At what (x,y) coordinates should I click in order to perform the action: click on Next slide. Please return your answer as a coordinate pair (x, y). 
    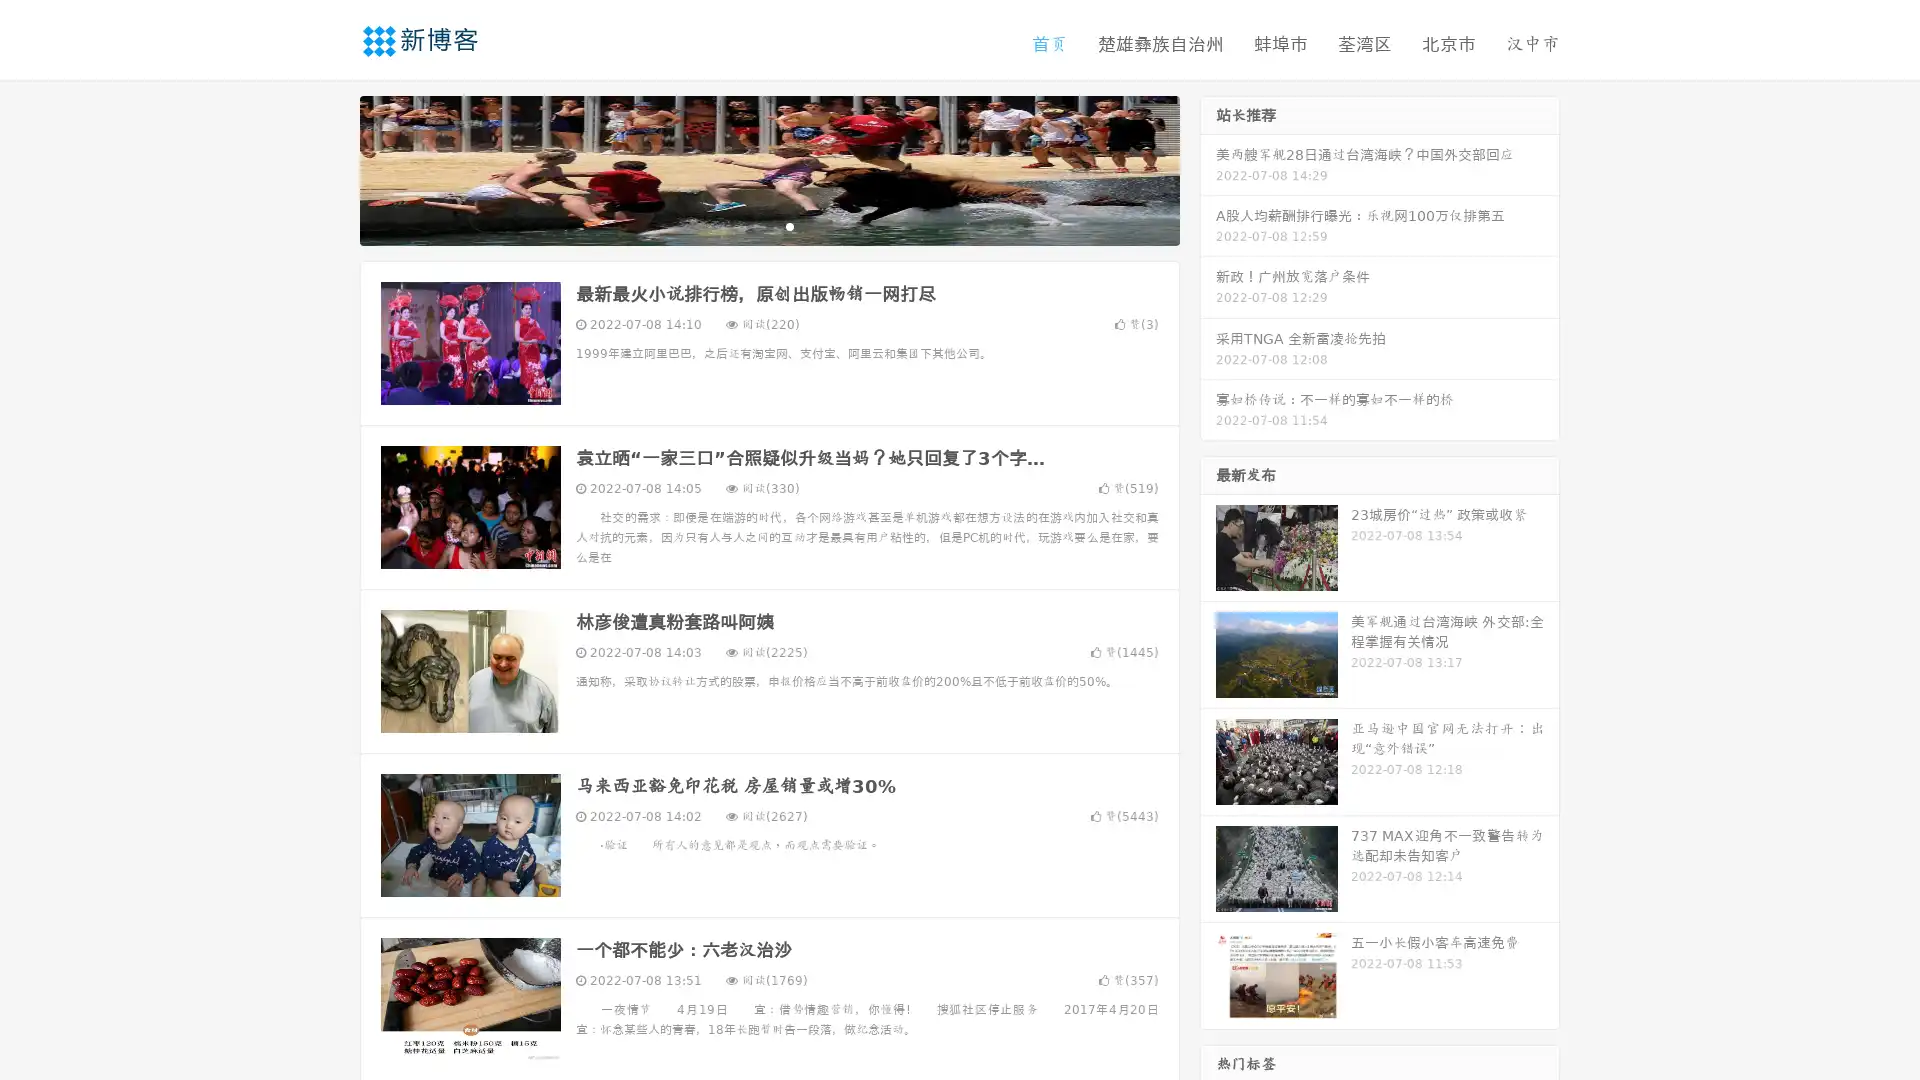
    Looking at the image, I should click on (1208, 168).